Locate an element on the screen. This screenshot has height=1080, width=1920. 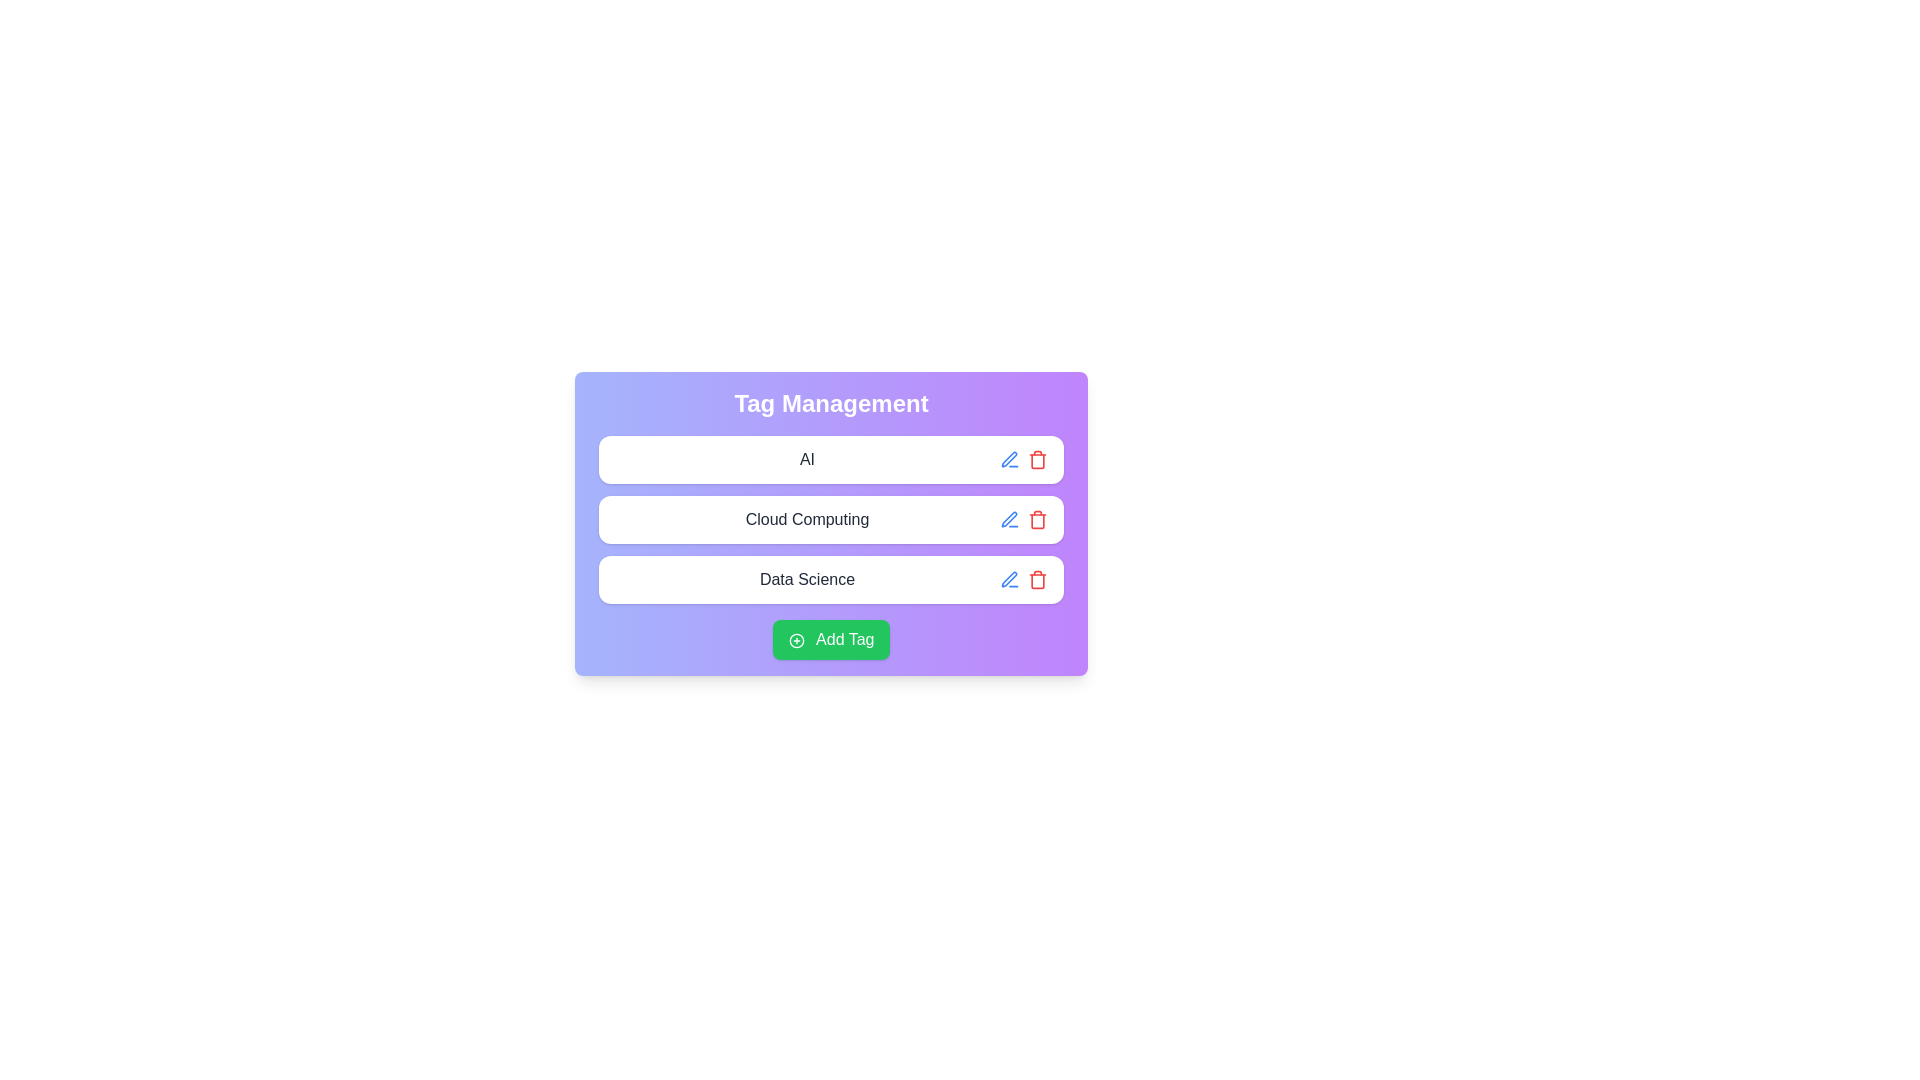
the Icon button located at the far right of the 'AI' row is located at coordinates (1037, 459).